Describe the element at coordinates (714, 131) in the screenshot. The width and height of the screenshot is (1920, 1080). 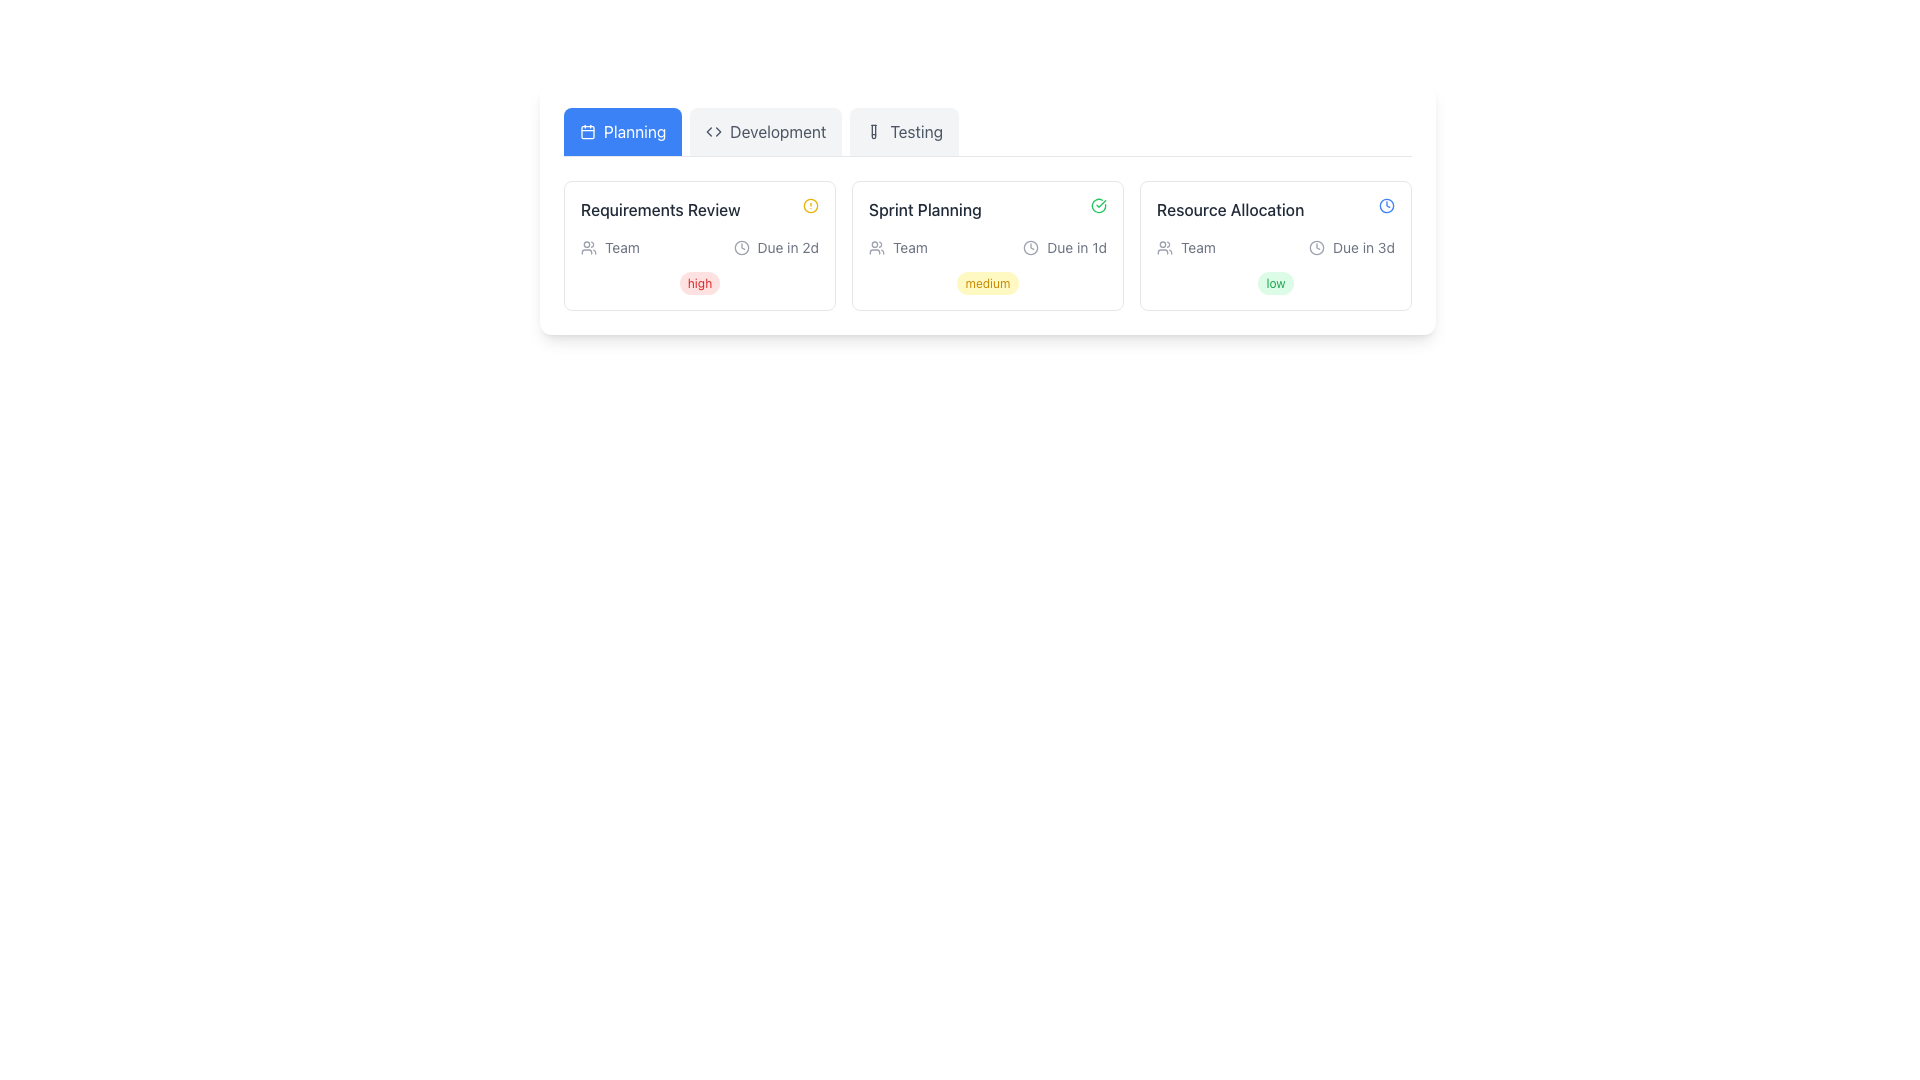
I see `the small, stylized icon resembling a pair of arrows pointing towards each other located within the 'Development' tab` at that location.